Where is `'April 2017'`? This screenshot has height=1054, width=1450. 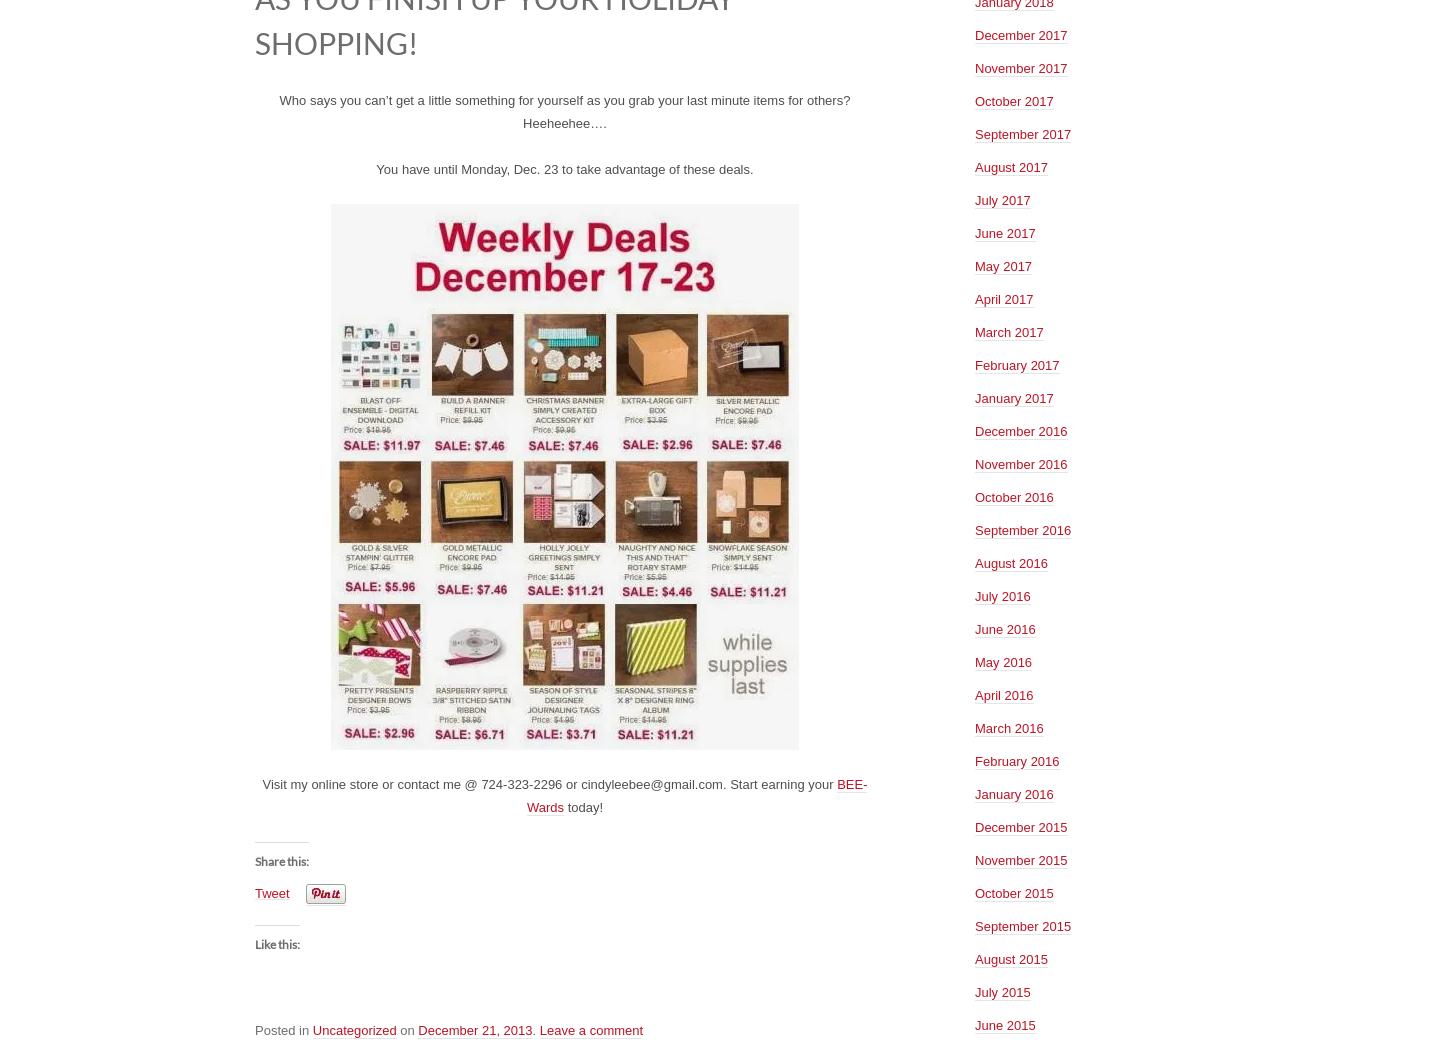
'April 2017' is located at coordinates (1003, 297).